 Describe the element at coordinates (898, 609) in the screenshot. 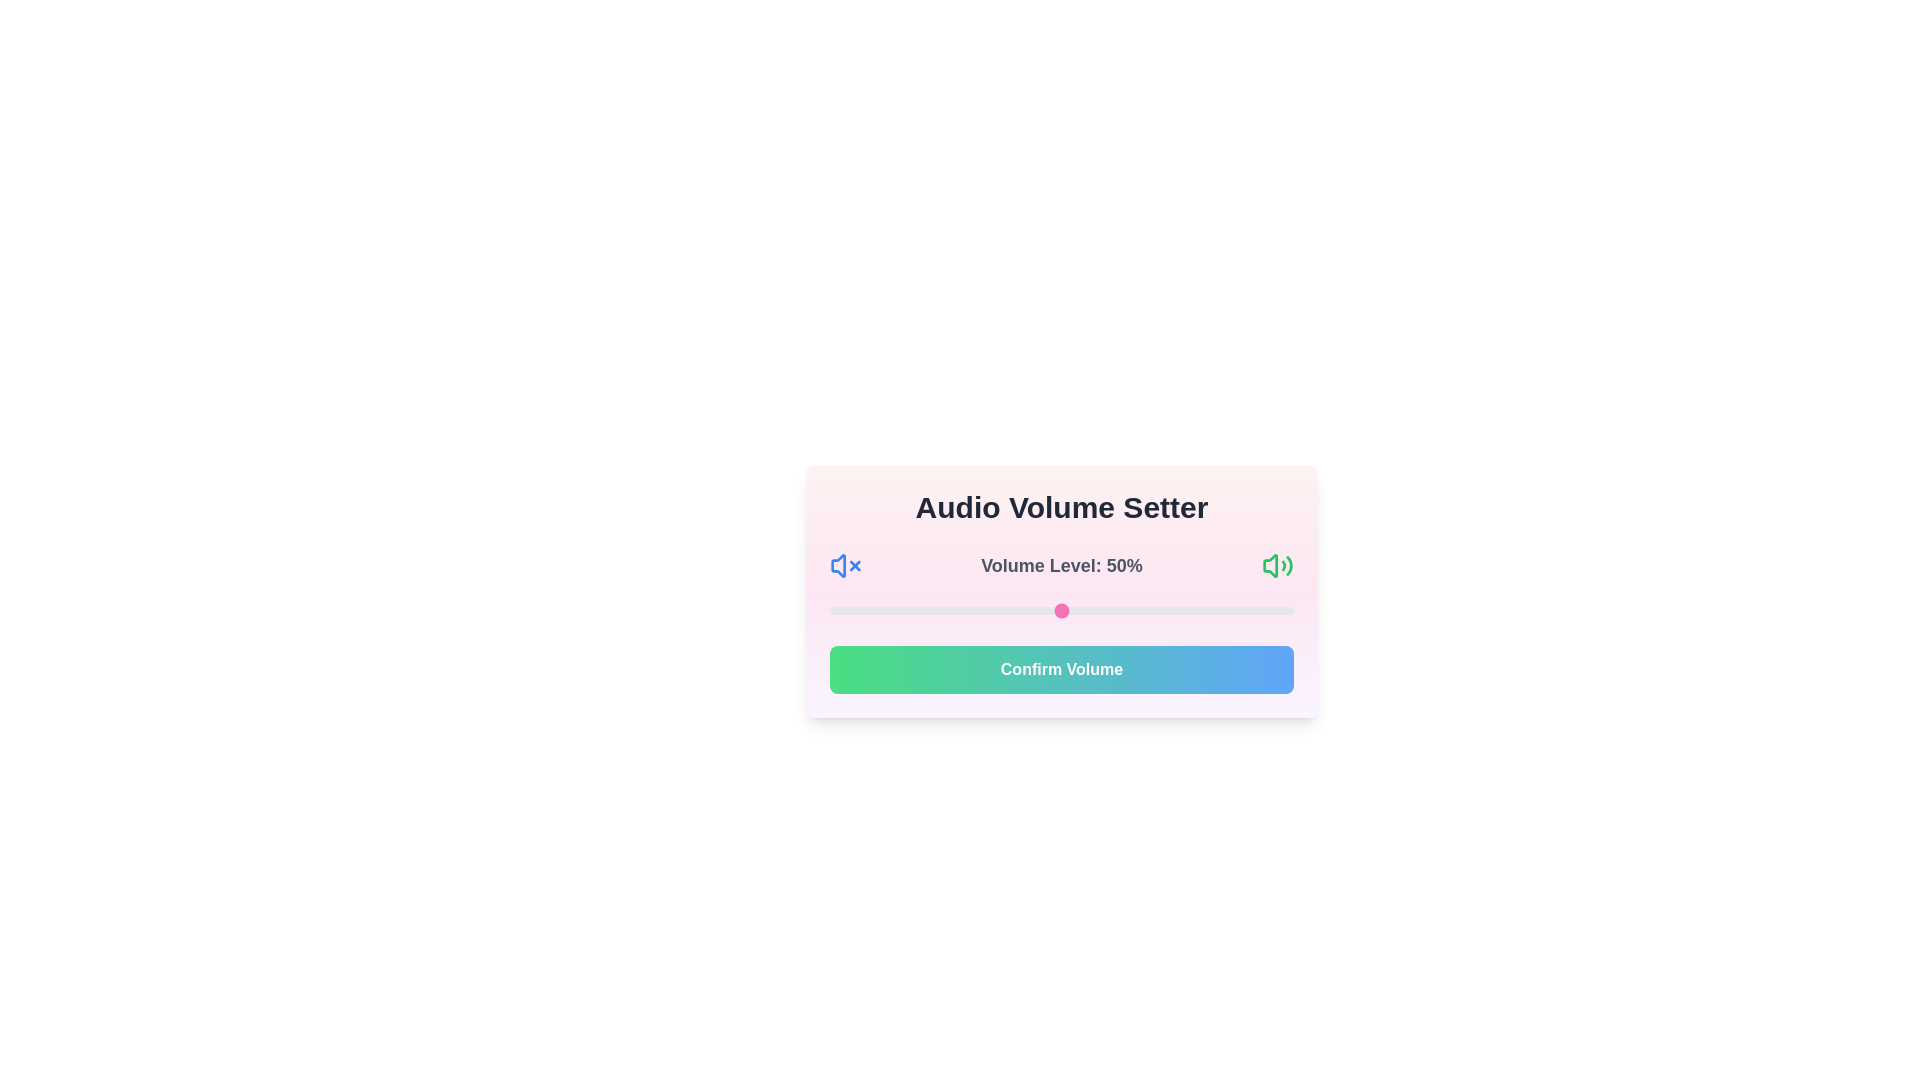

I see `the volume` at that location.